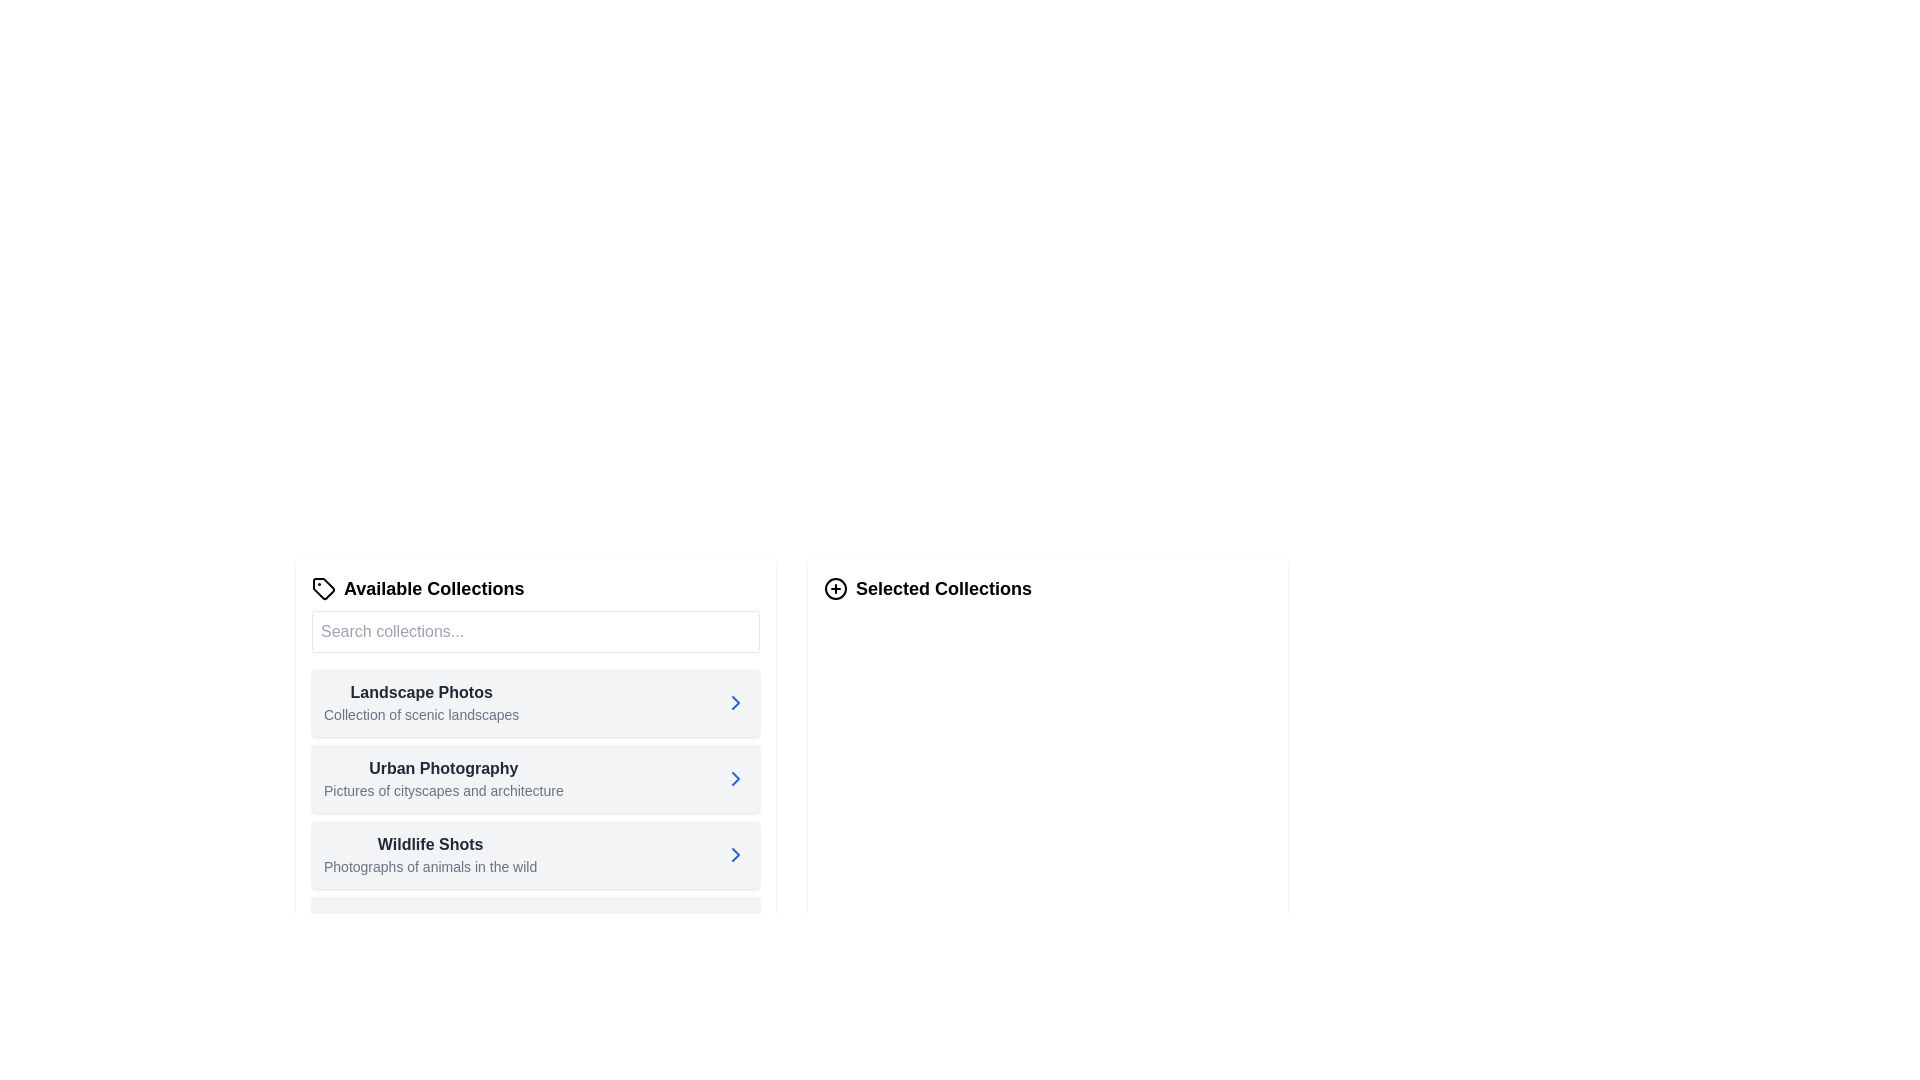 The height and width of the screenshot is (1080, 1920). Describe the element at coordinates (429, 855) in the screenshot. I see `the 'Wildlife Shots' collection list item, which features bold text and is the third option in the 'Available Collections' section` at that location.